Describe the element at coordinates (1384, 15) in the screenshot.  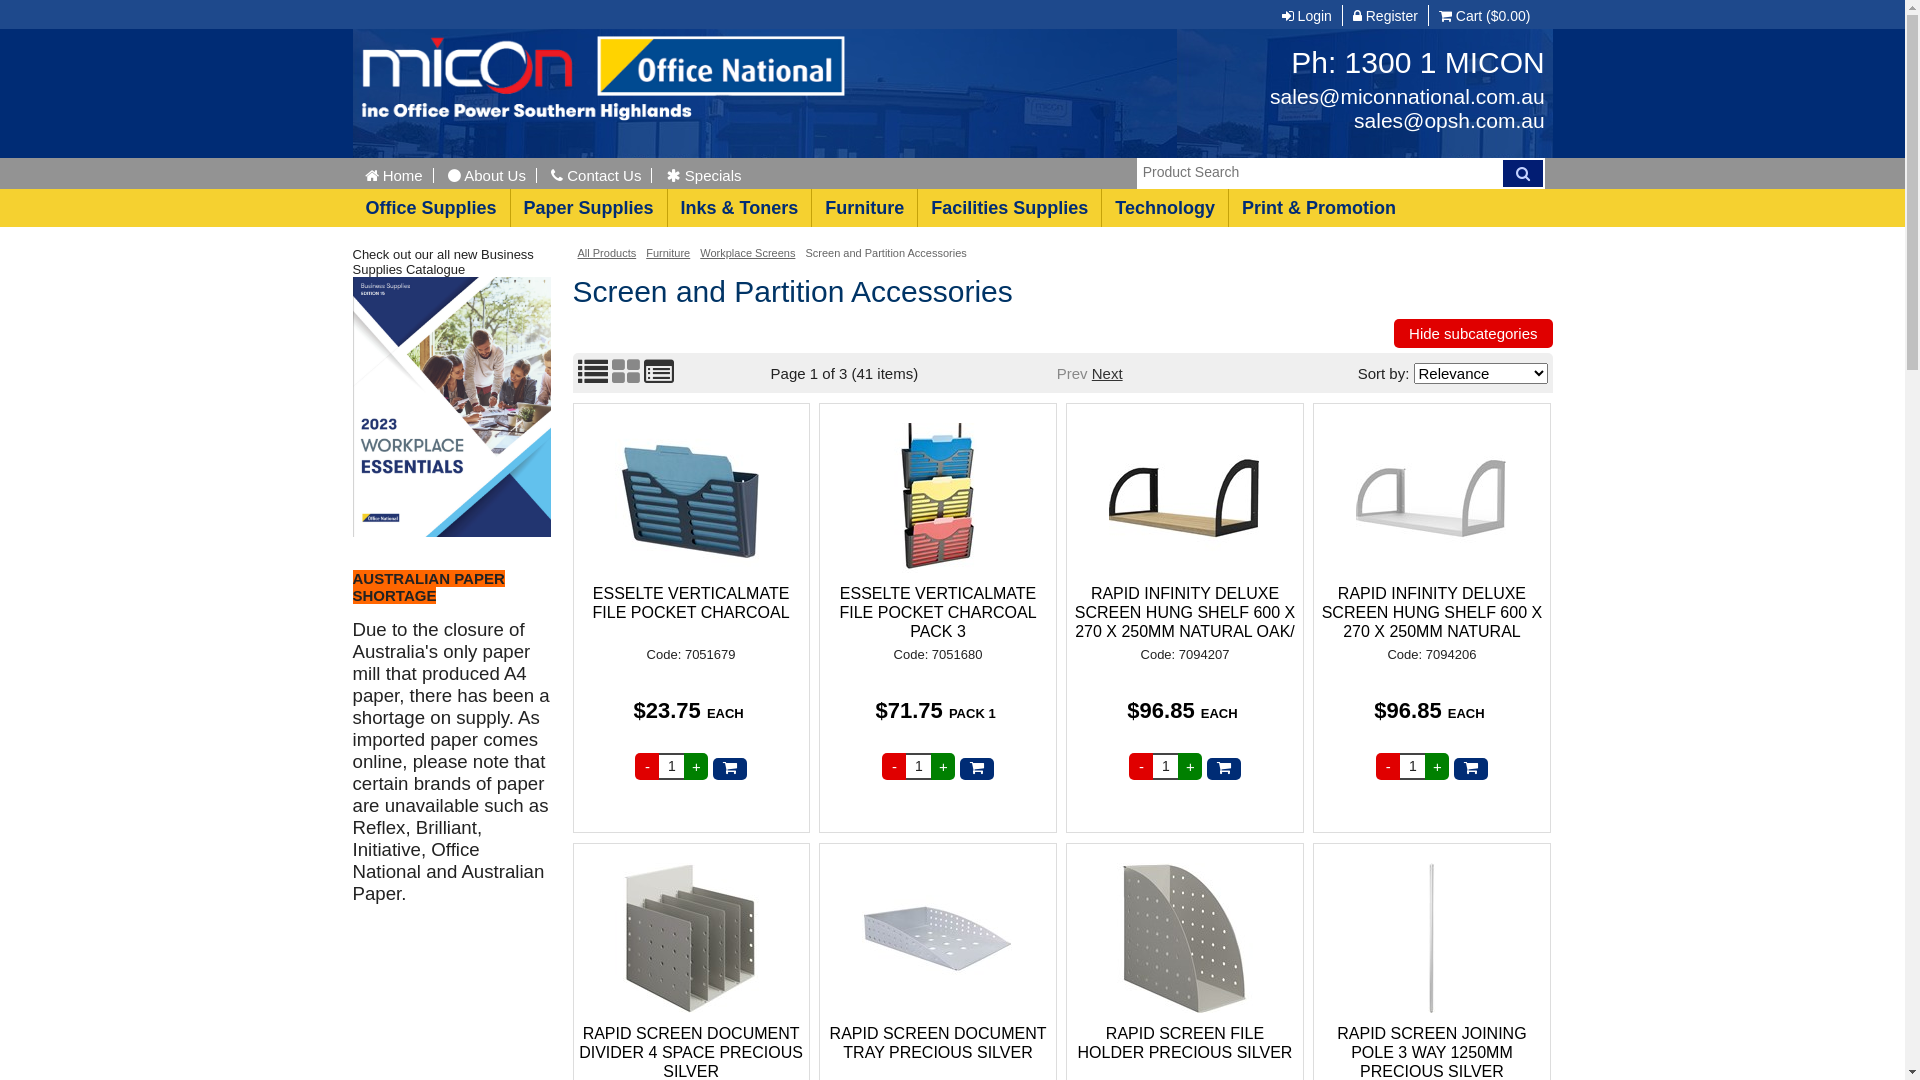
I see `'Register'` at that location.